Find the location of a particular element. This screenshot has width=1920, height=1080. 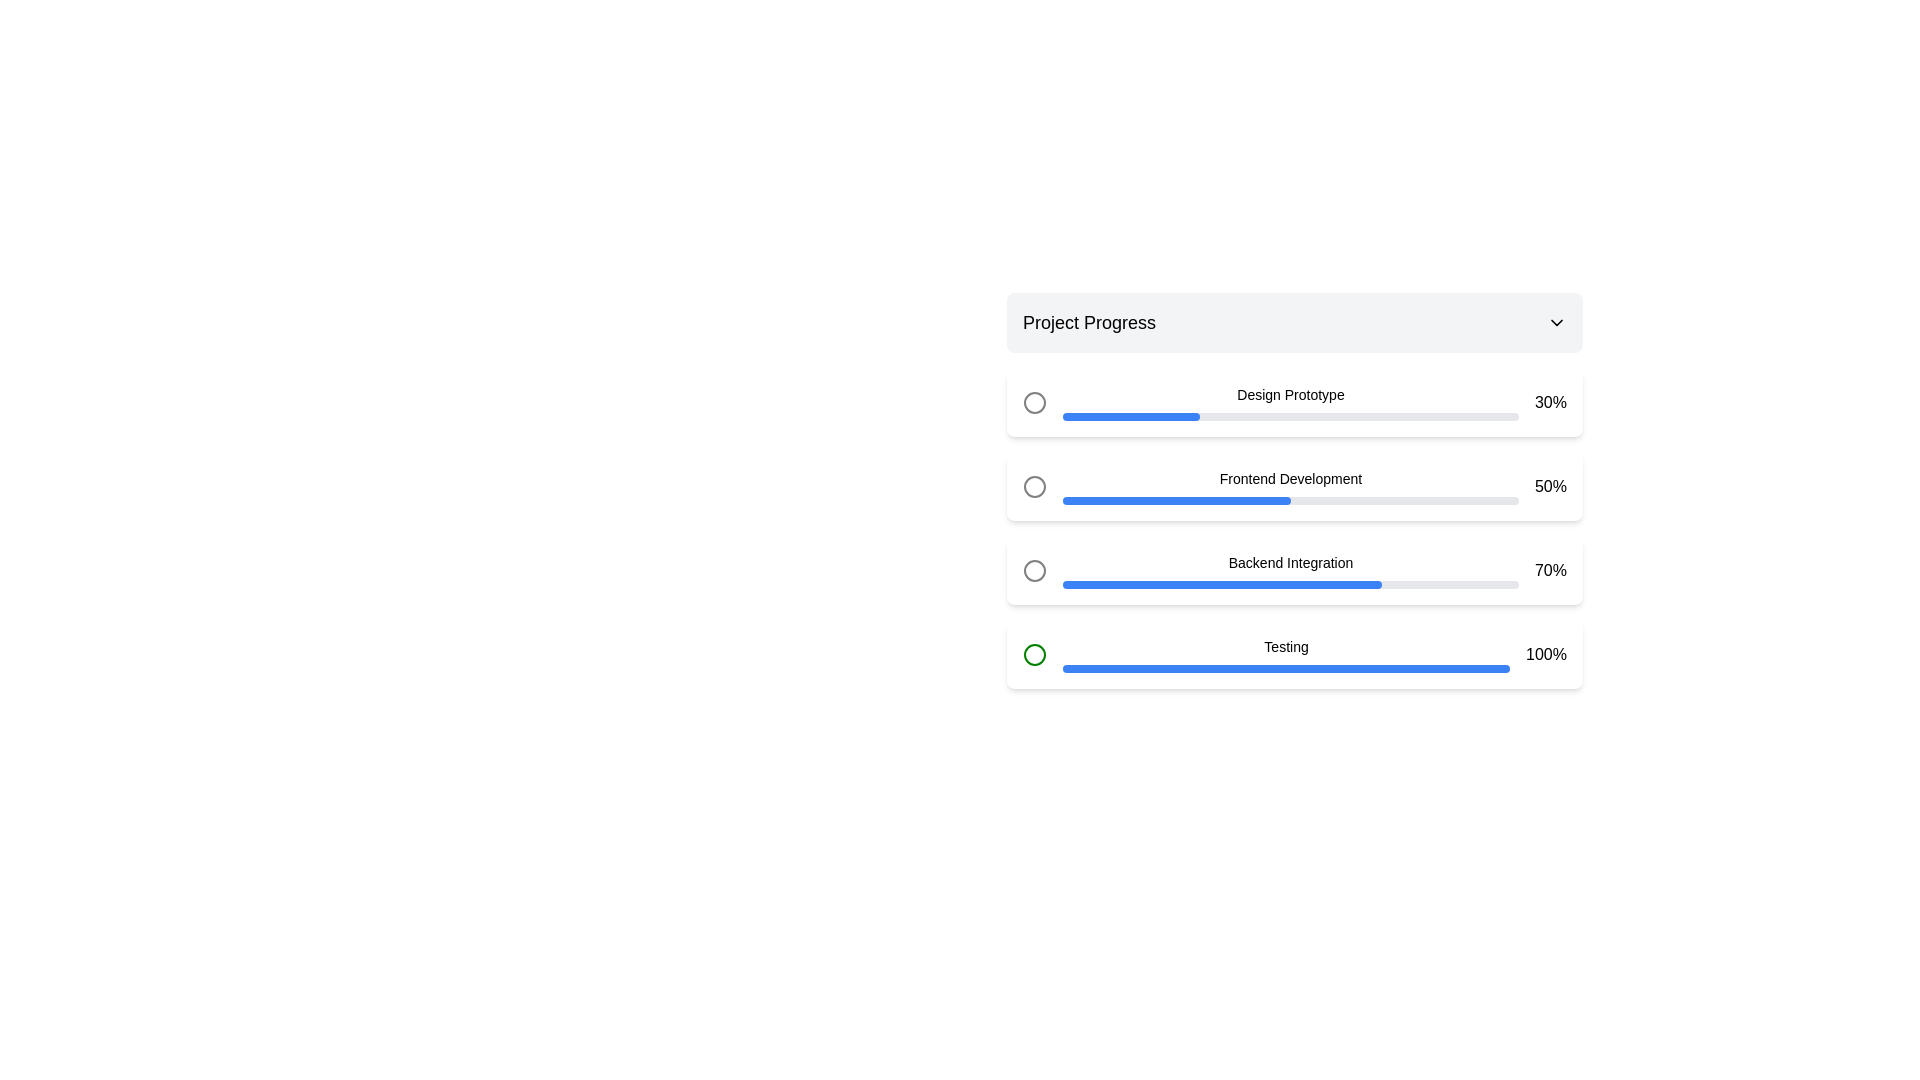

the Progress tracker component that displays 'Backend Integration' with a blue progress bar and '70%' percentage, located centrally in the interface is located at coordinates (1295, 570).